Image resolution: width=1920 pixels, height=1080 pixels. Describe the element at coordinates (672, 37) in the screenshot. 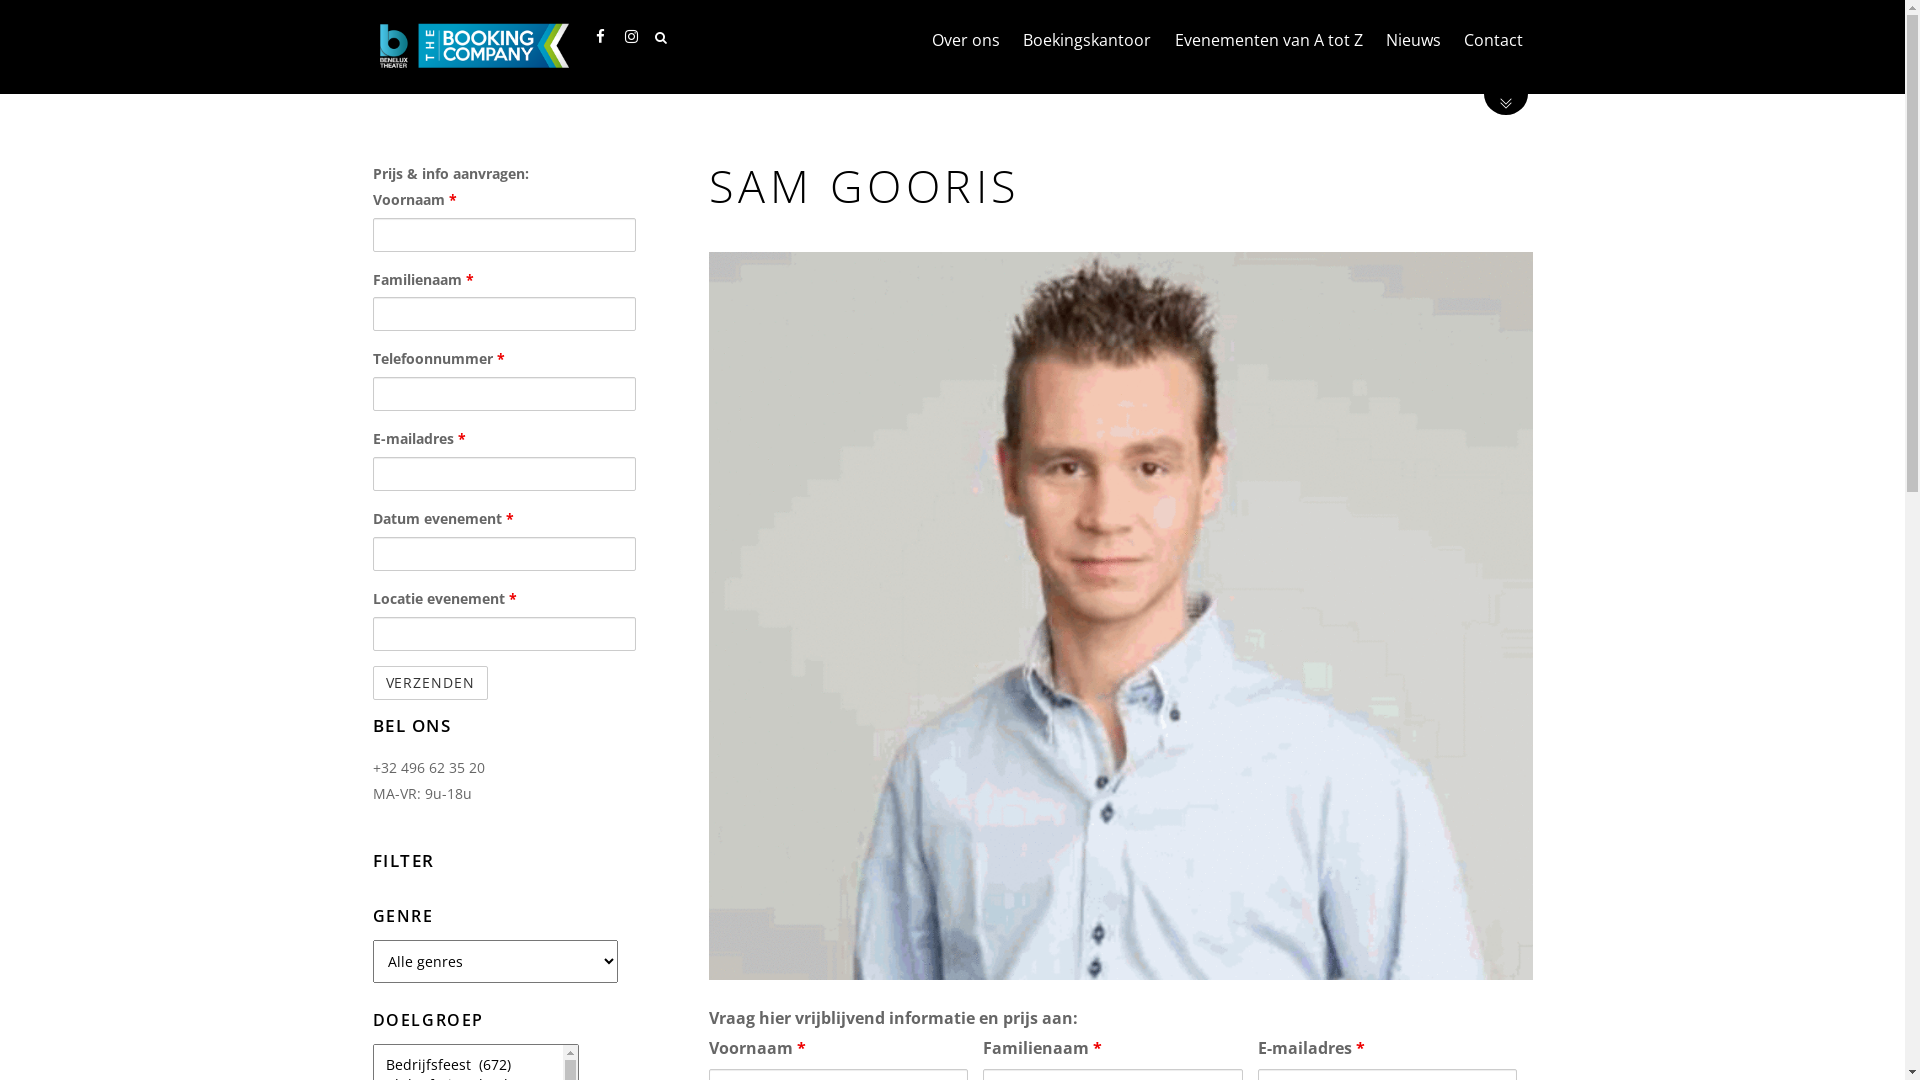

I see `'Search'` at that location.